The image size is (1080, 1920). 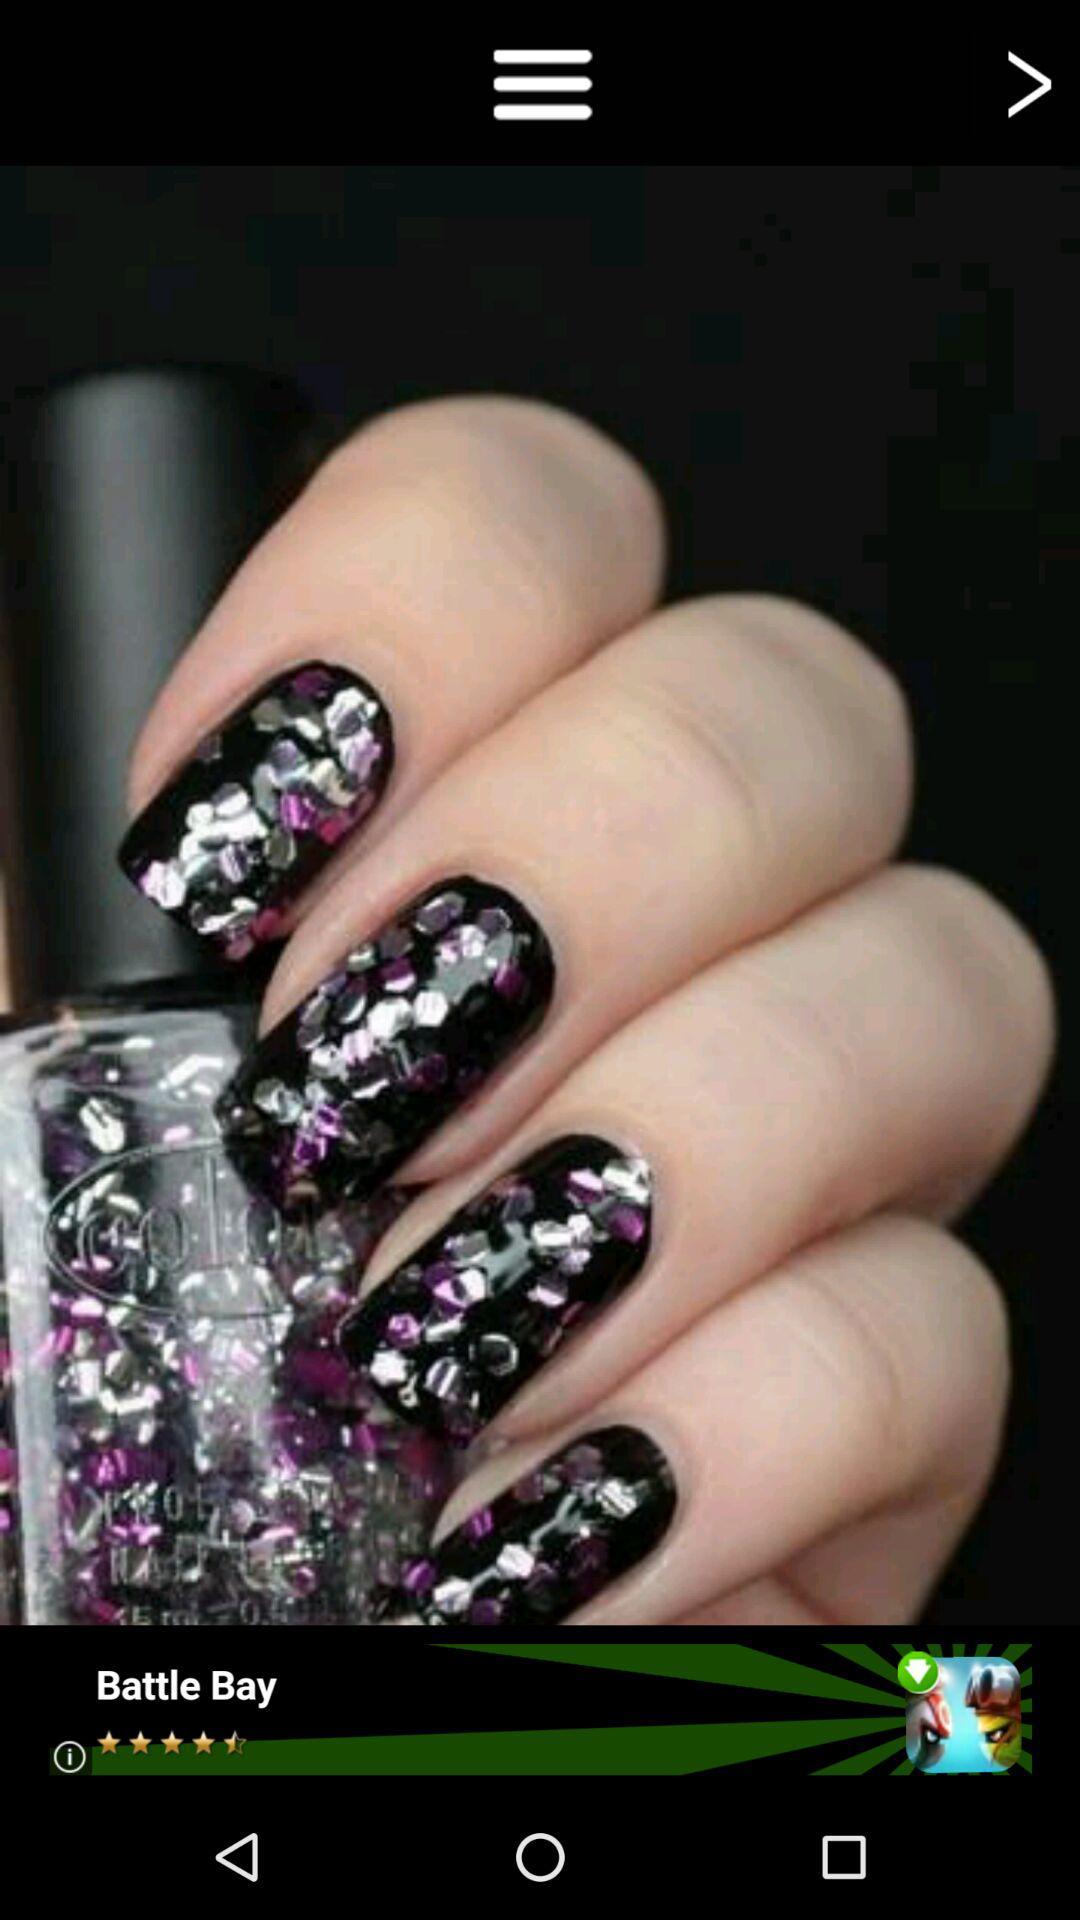 I want to click on next, so click(x=1026, y=81).